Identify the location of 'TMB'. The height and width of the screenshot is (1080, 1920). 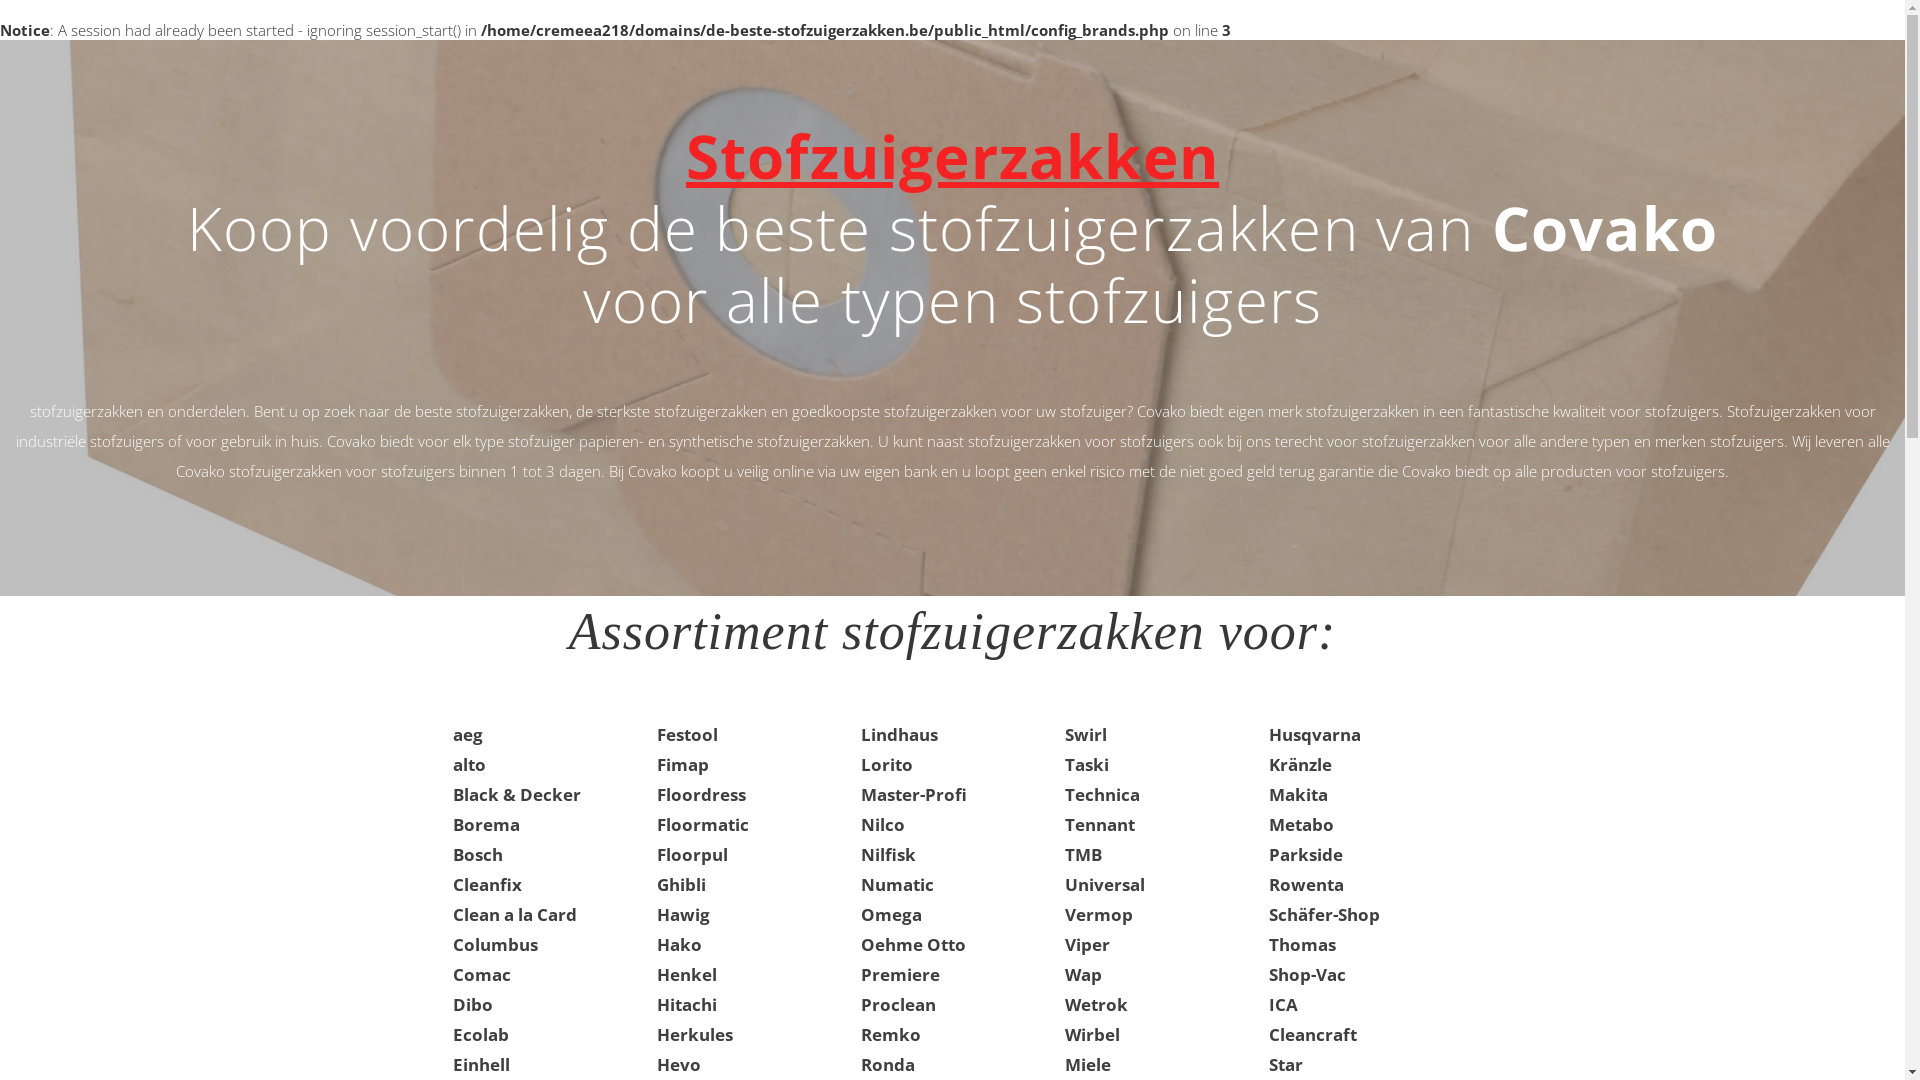
(1081, 854).